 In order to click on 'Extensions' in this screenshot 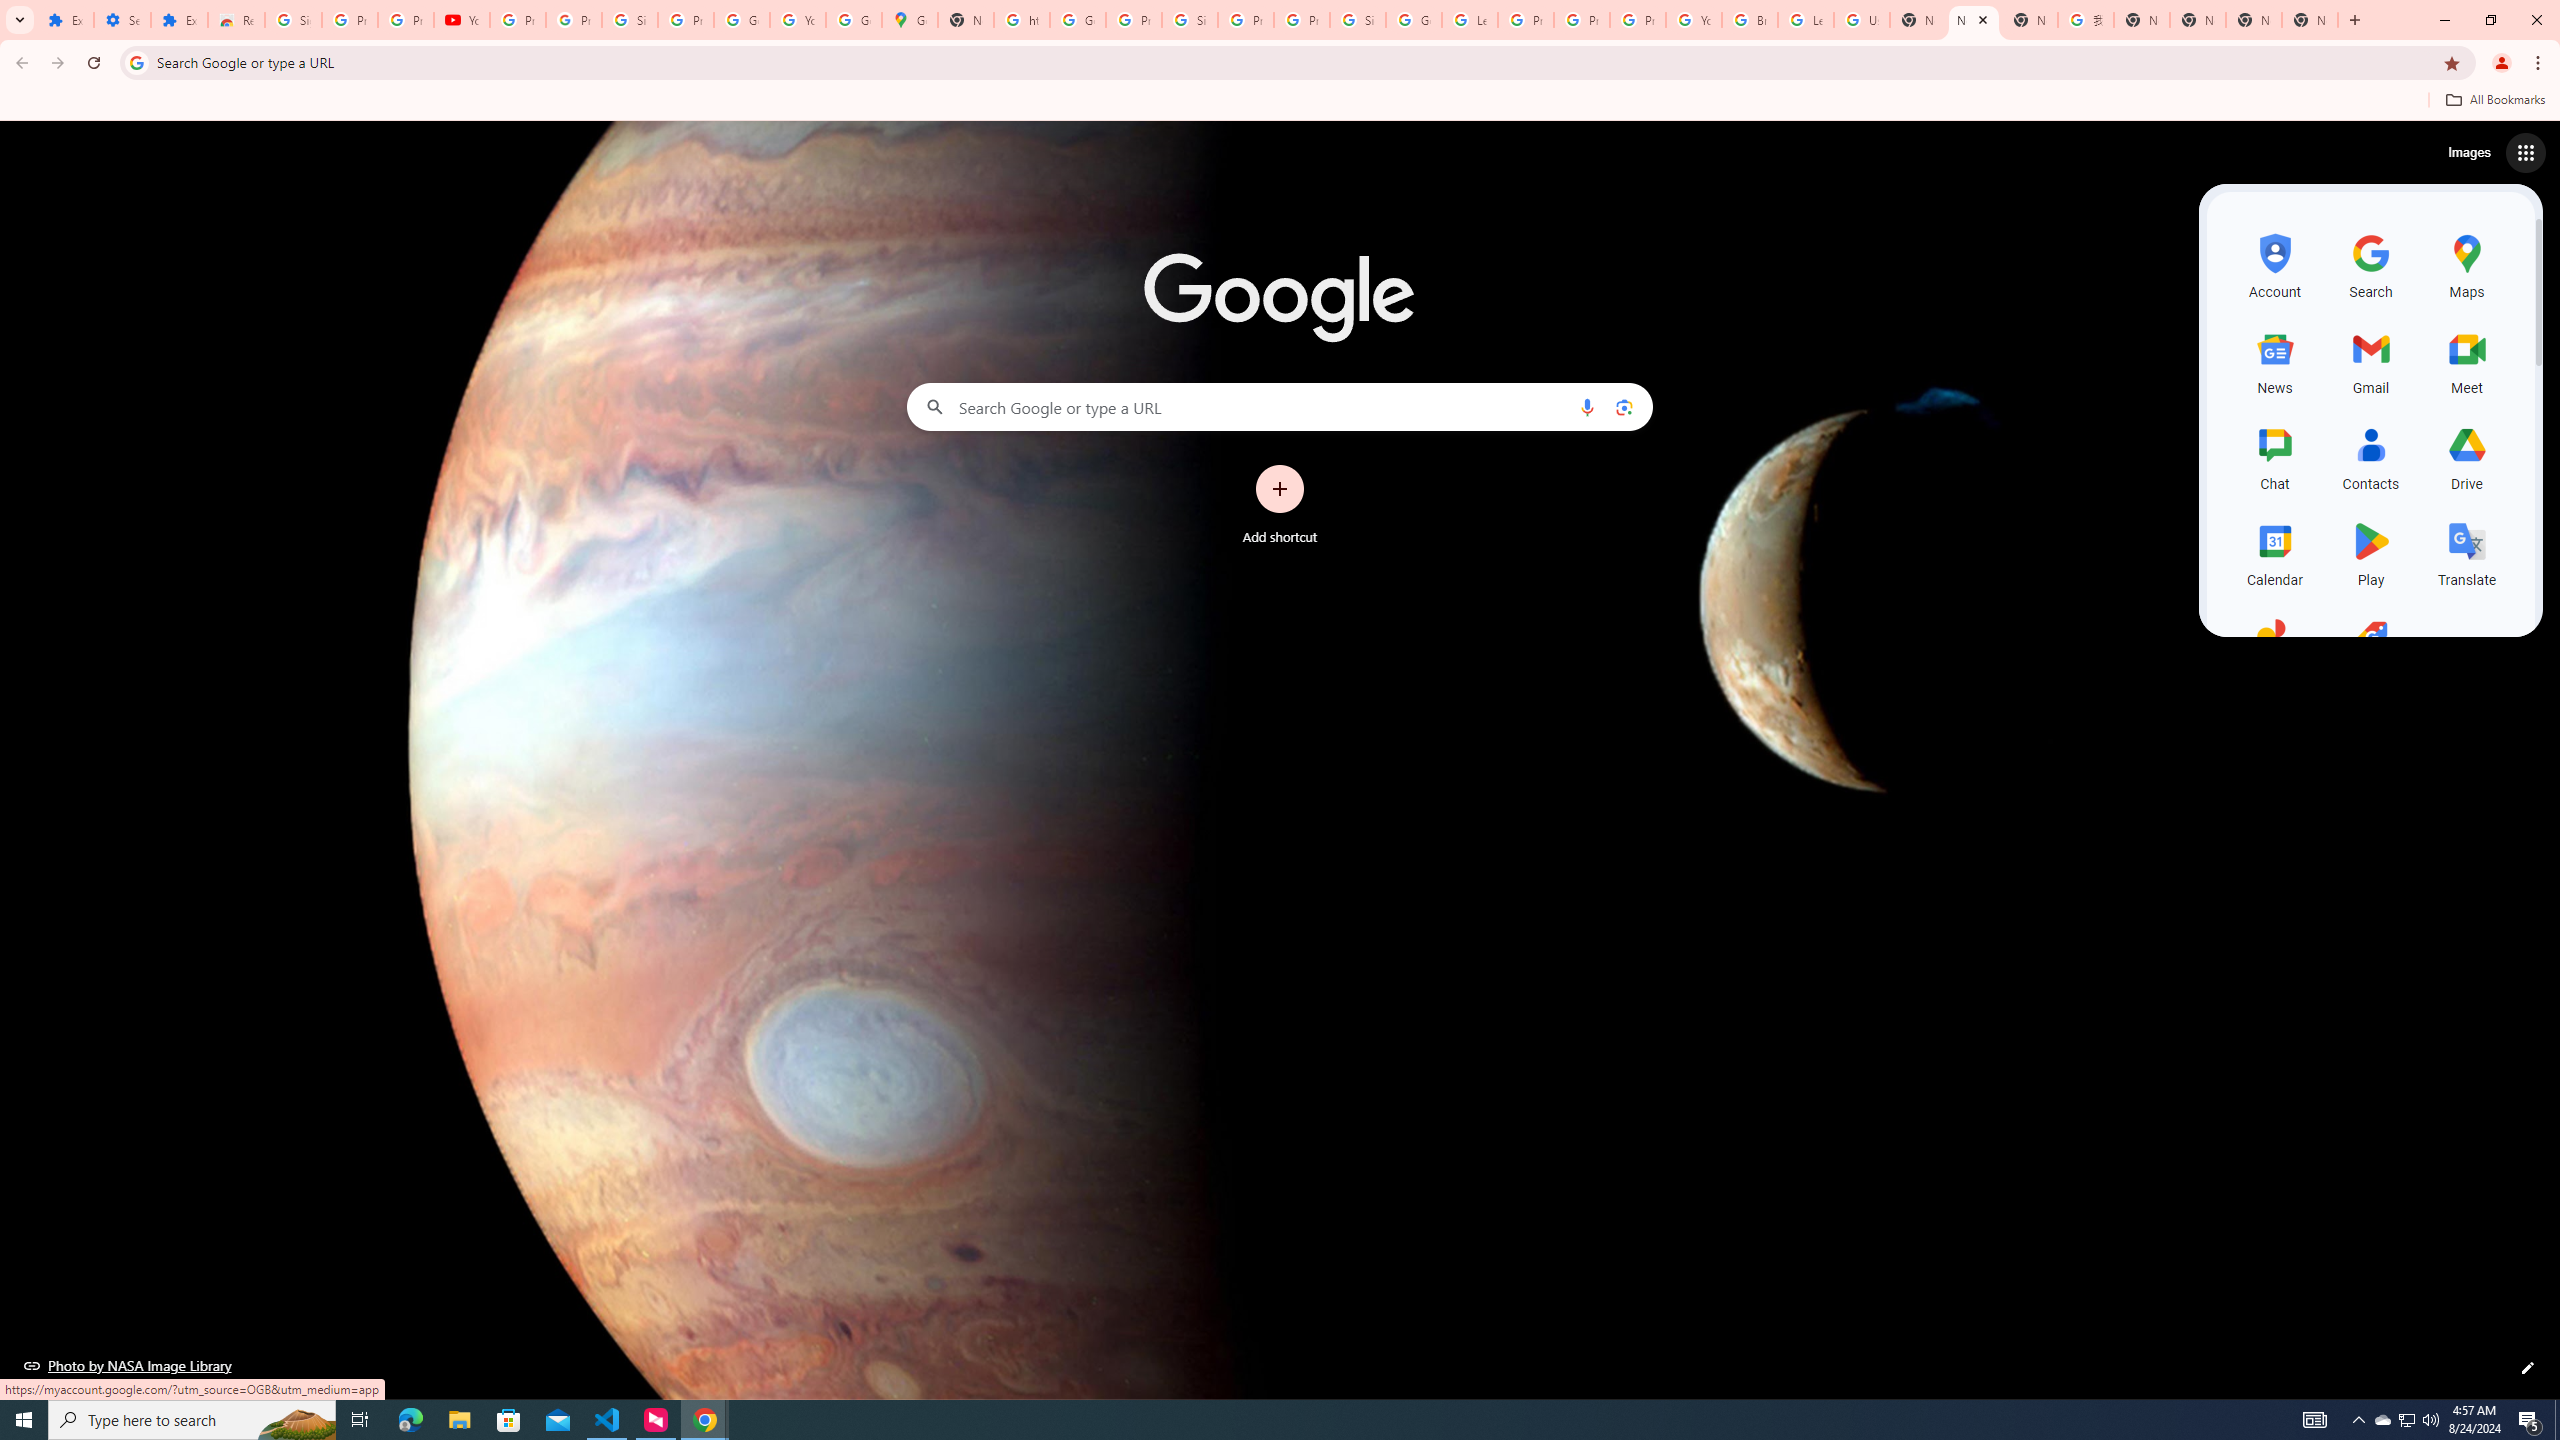, I will do `click(65, 19)`.